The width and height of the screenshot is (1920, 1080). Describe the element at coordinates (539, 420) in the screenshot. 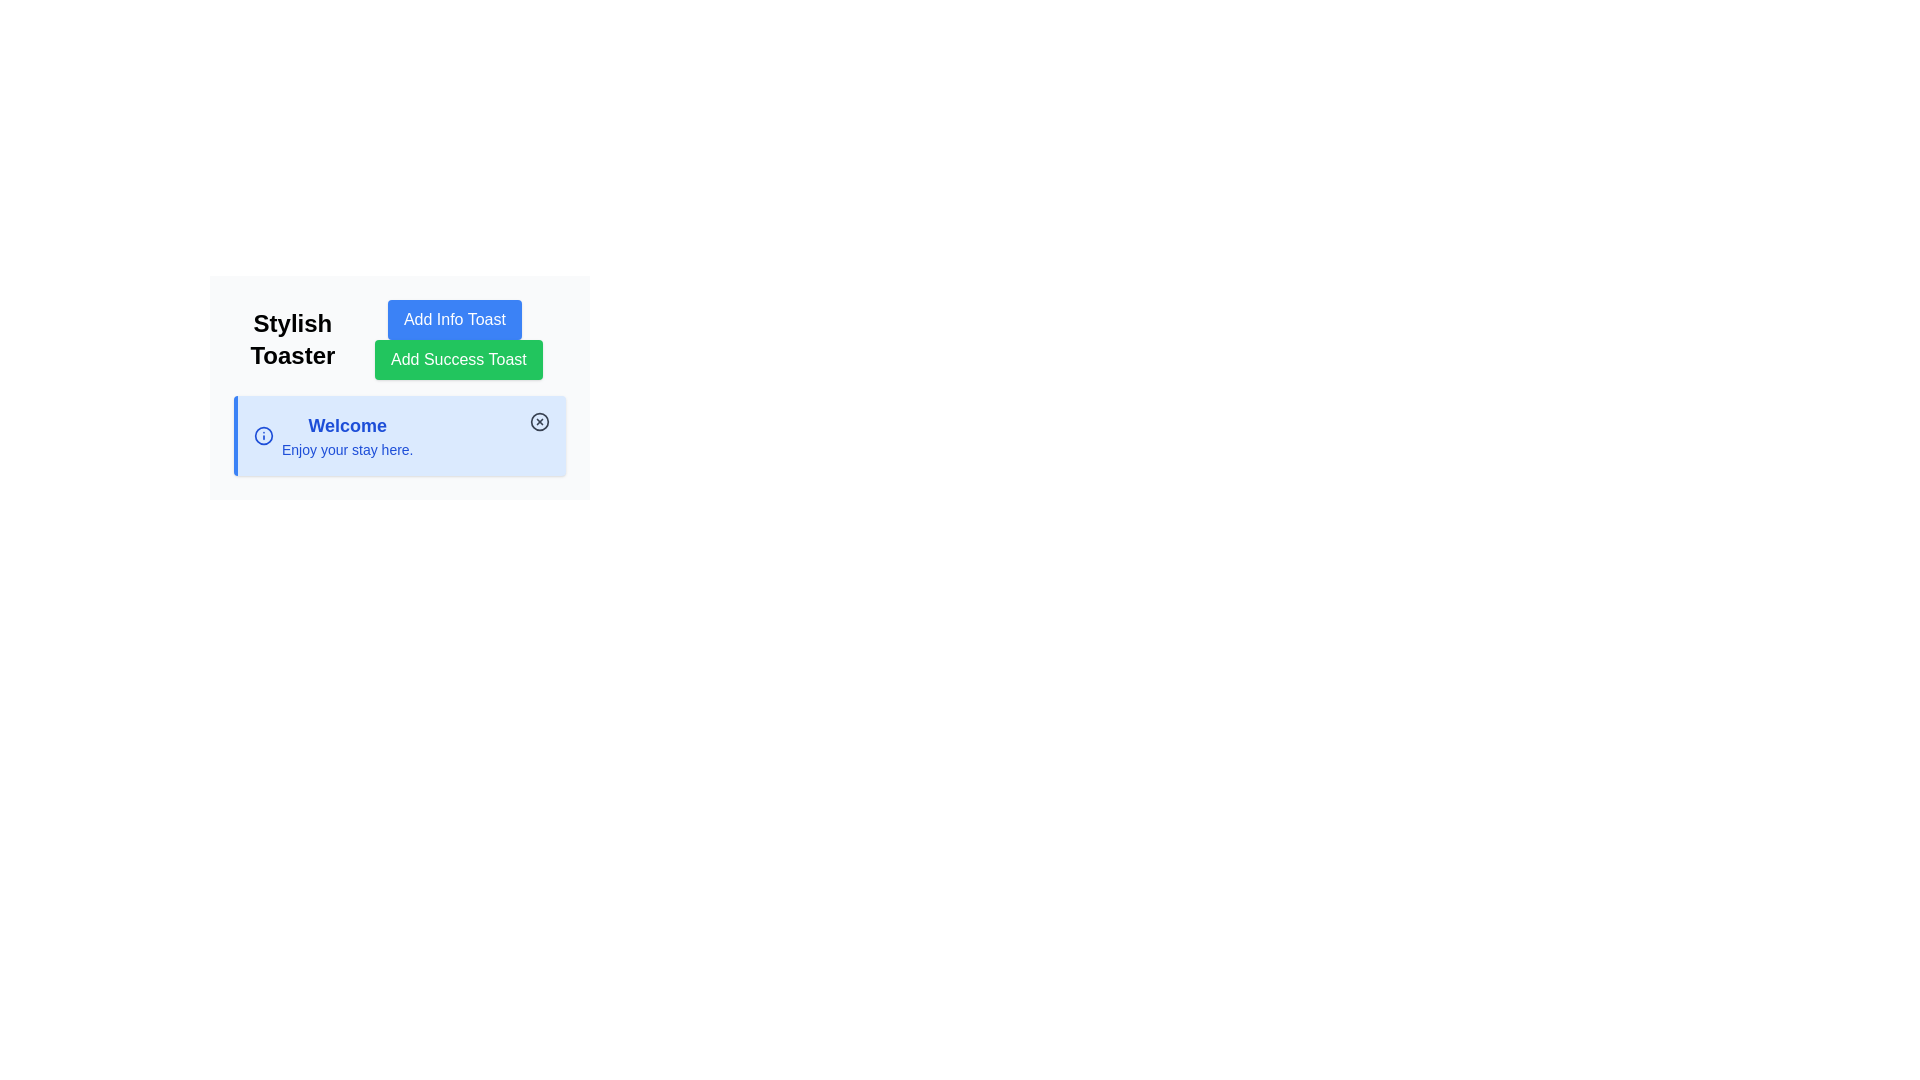

I see `the Close button icon located in the top-right corner of the notification card` at that location.